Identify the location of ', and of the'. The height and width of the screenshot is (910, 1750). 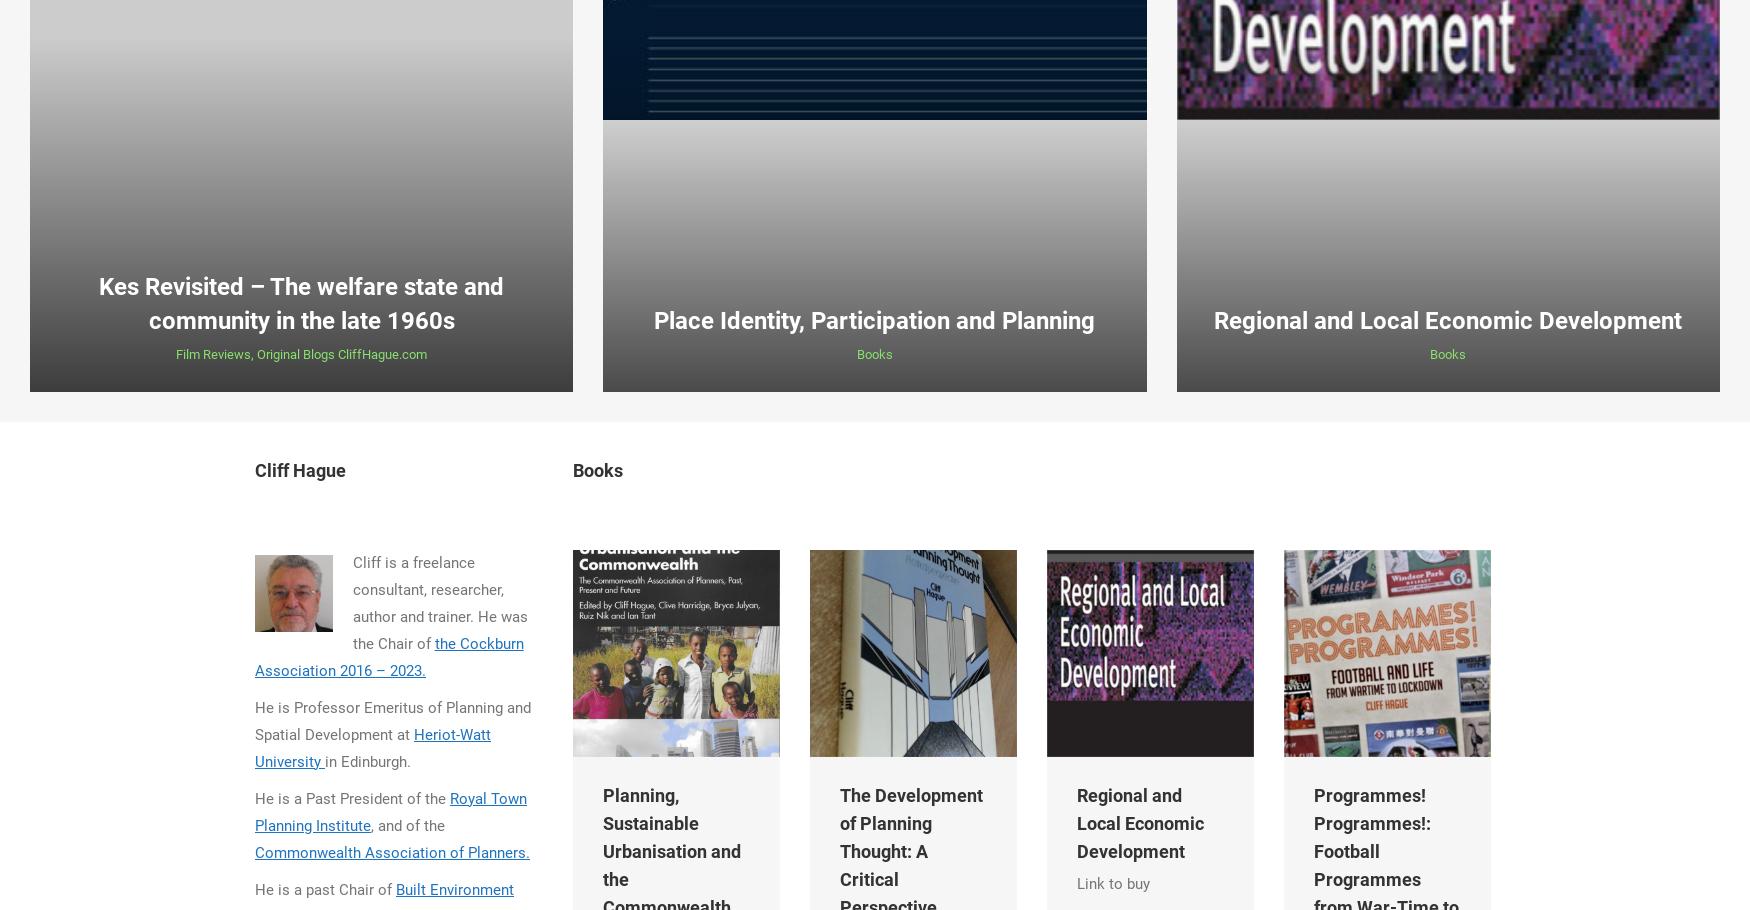
(406, 825).